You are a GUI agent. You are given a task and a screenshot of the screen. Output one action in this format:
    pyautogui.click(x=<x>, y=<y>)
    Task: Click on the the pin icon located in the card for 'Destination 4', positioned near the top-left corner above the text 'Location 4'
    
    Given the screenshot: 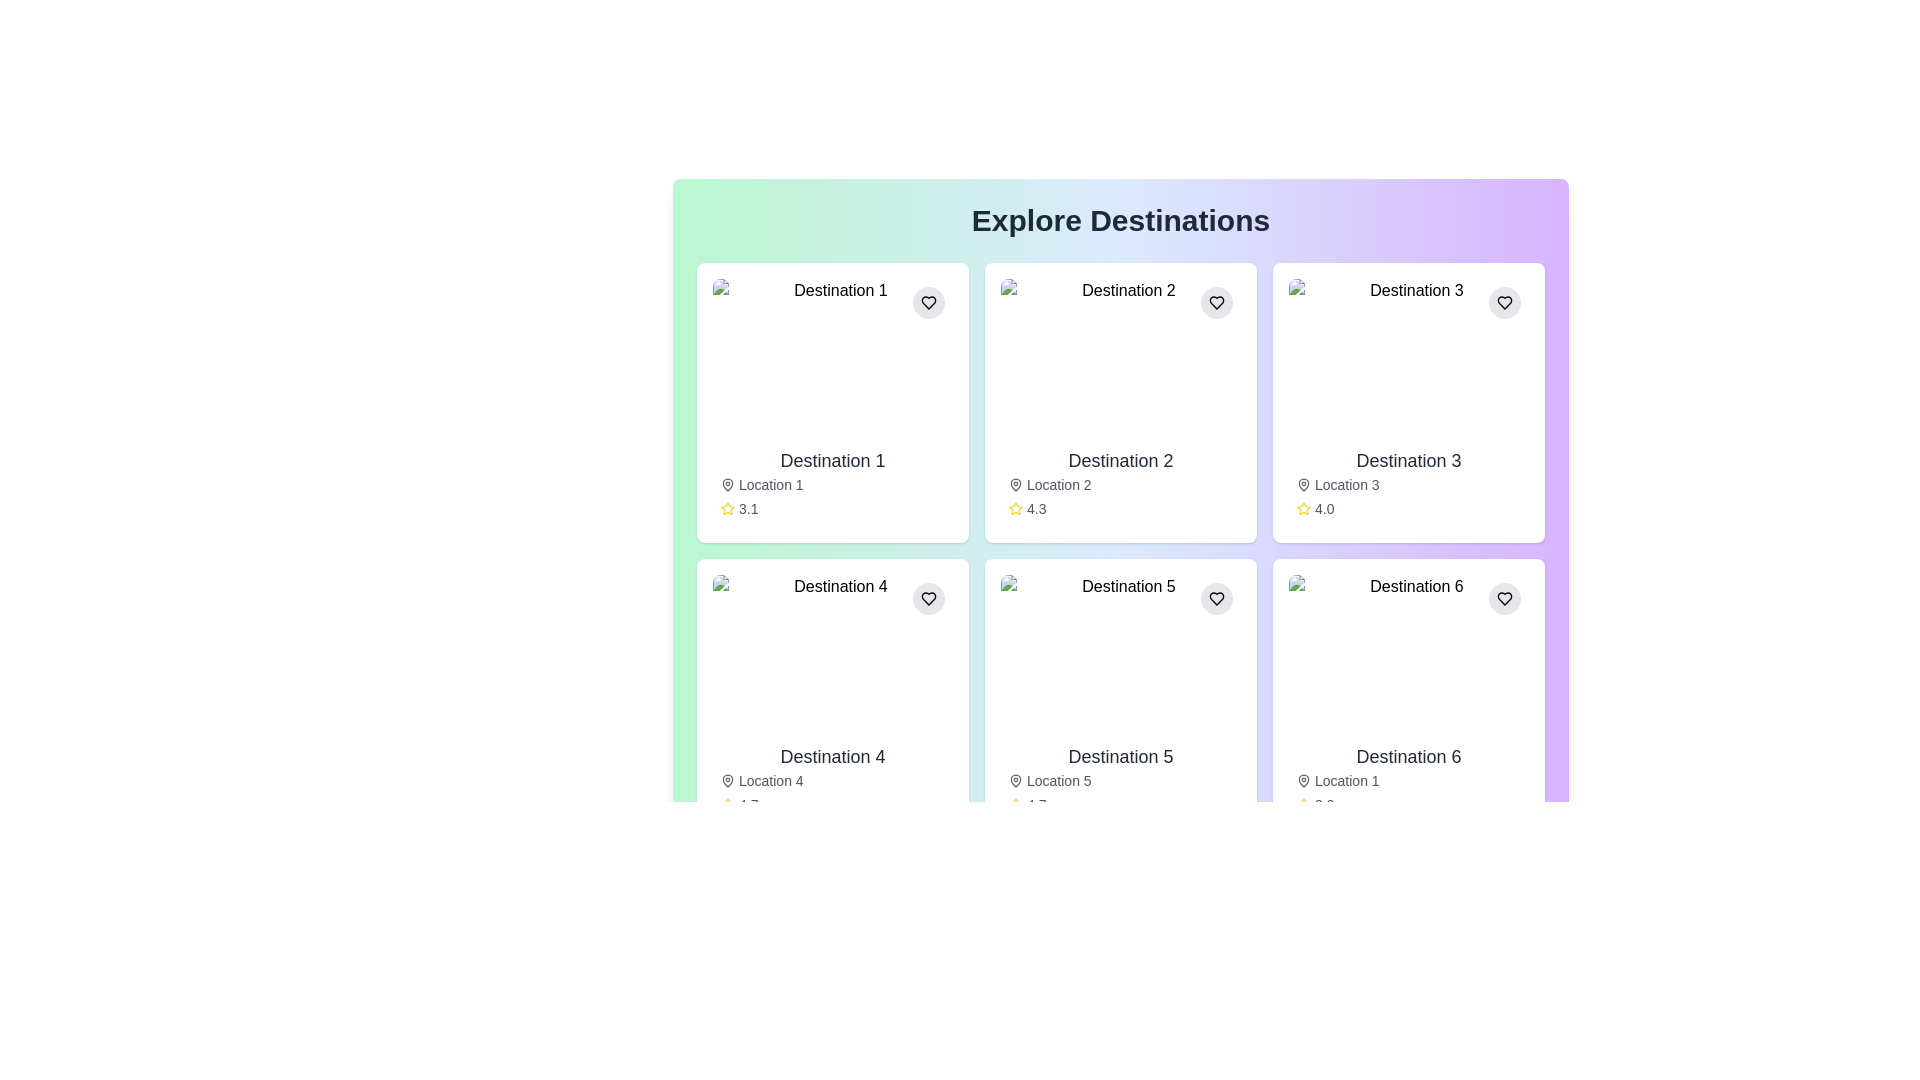 What is the action you would take?
    pyautogui.click(x=727, y=778)
    